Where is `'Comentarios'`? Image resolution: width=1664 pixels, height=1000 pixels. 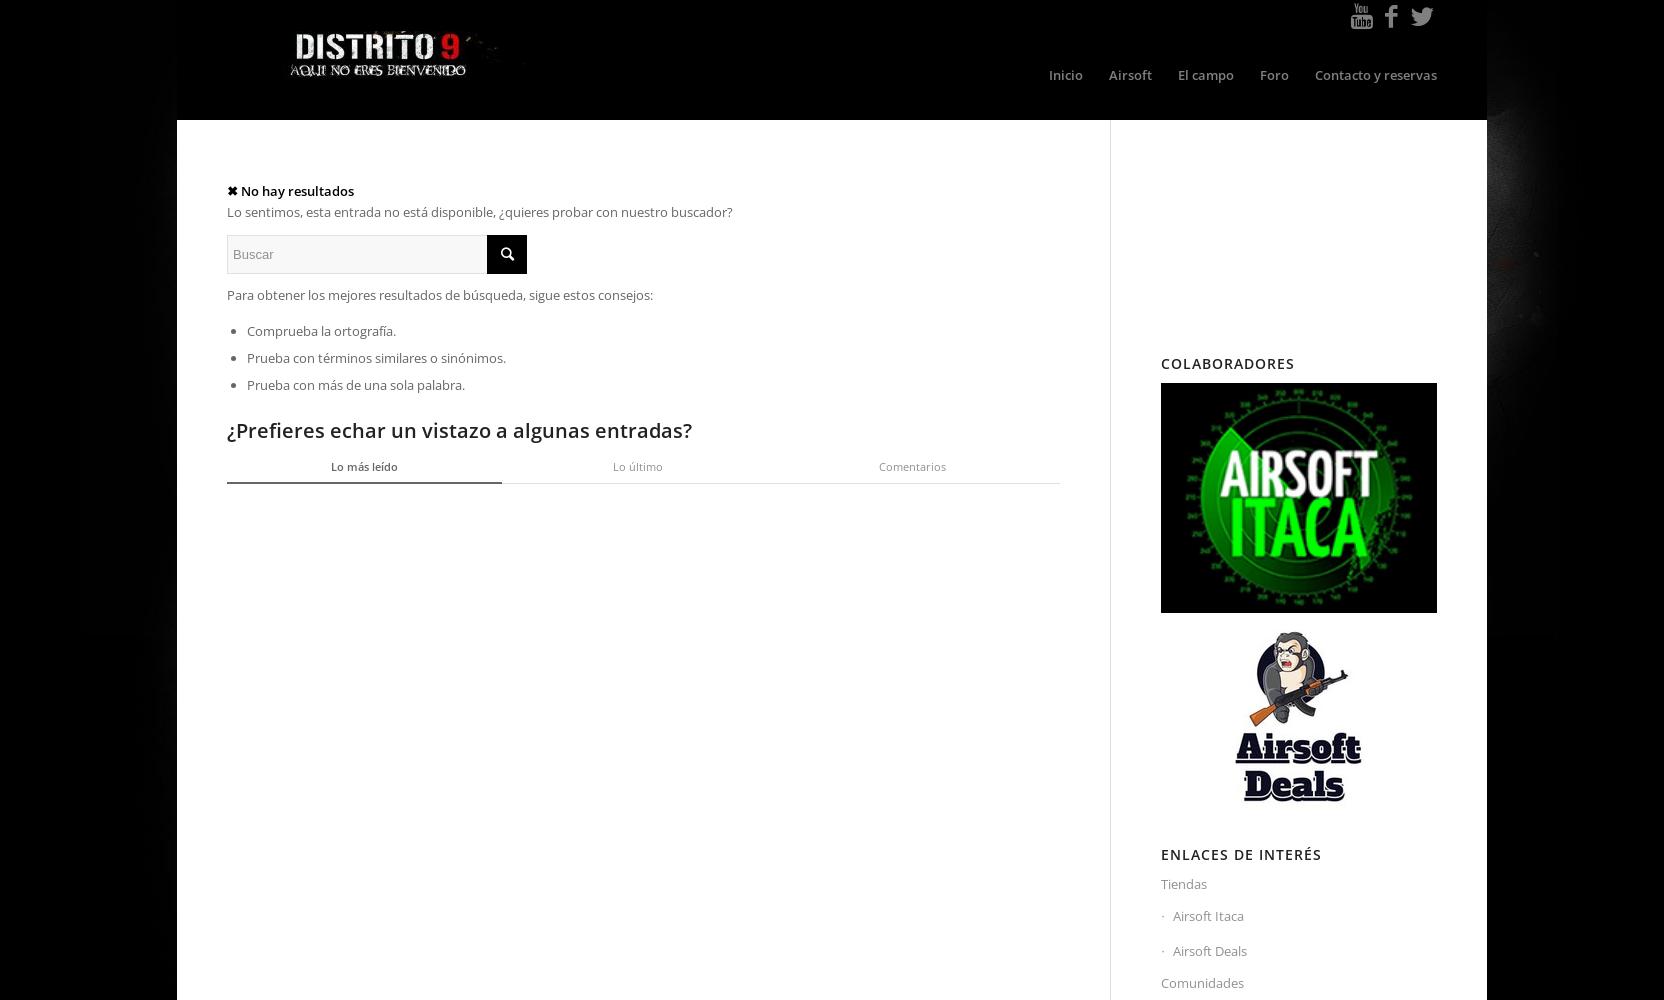
'Comentarios' is located at coordinates (911, 464).